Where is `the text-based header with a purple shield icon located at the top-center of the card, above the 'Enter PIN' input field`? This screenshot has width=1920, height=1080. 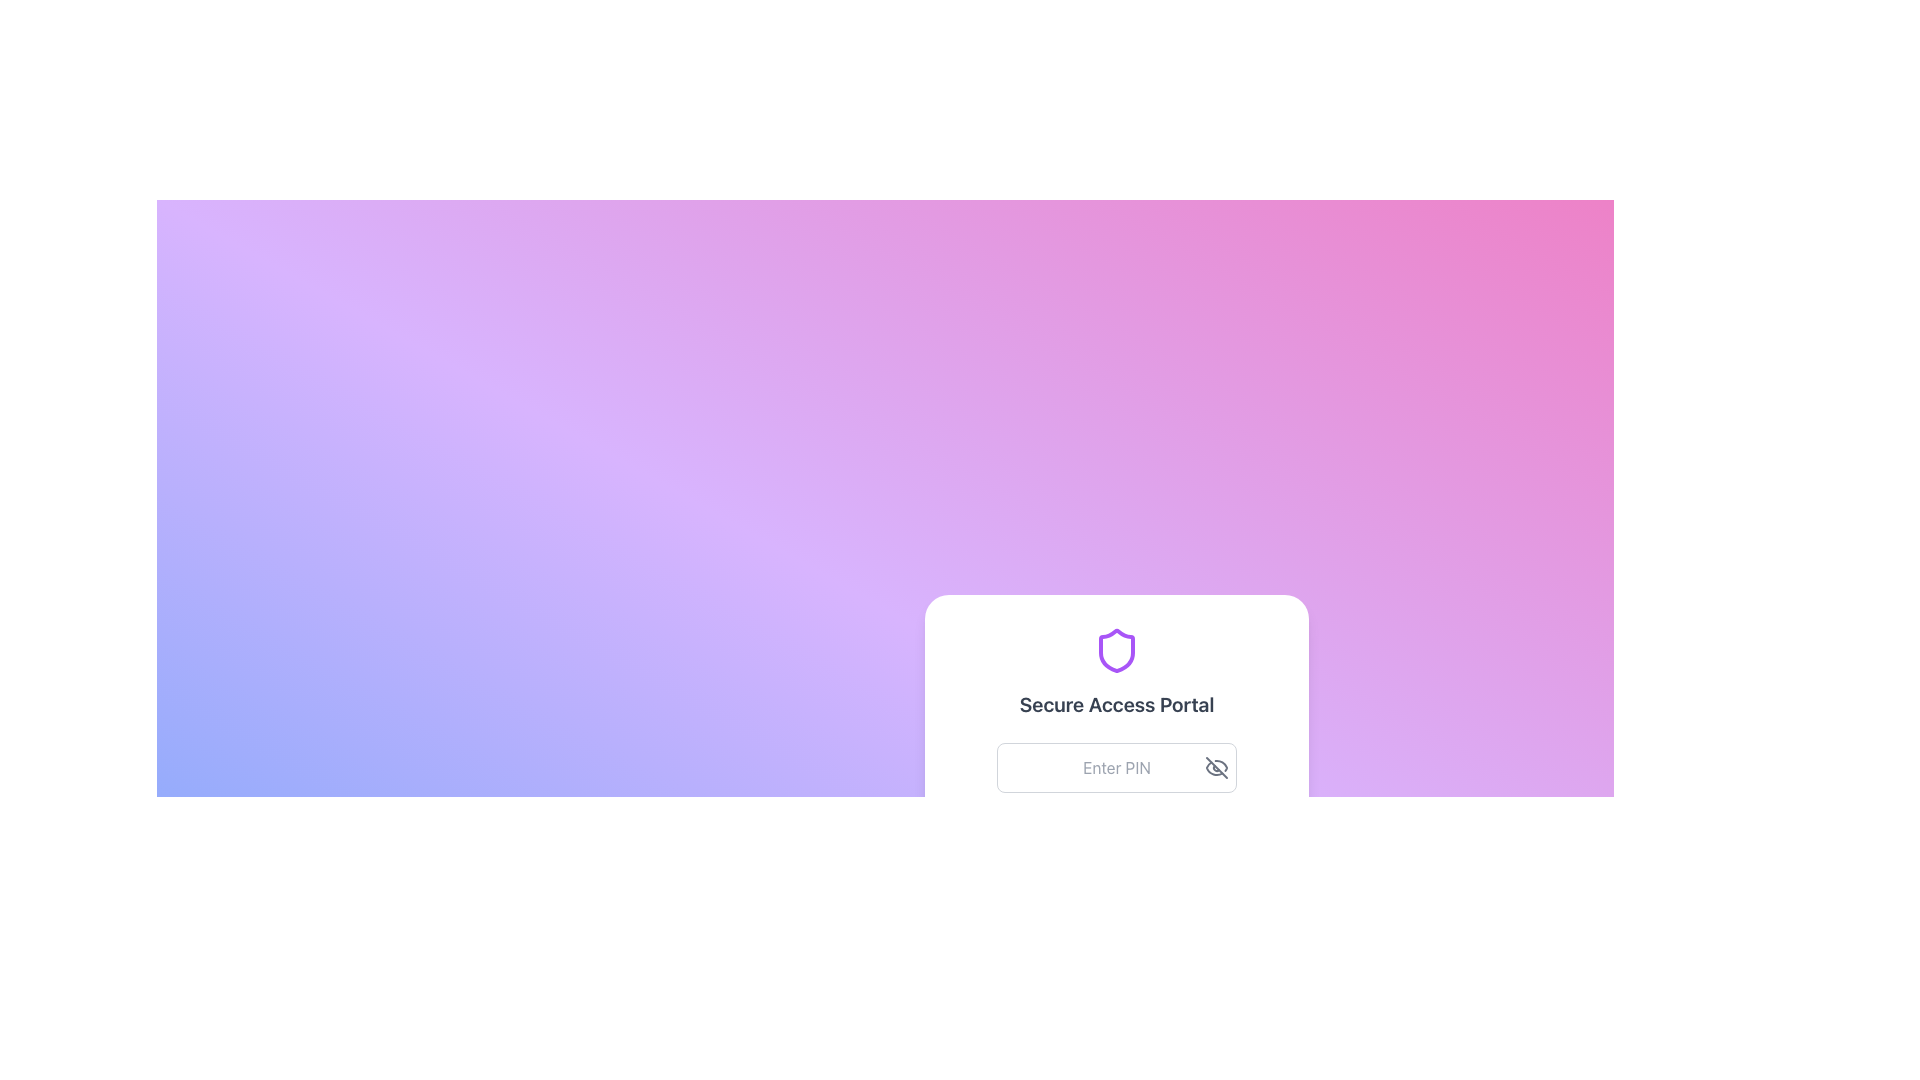
the text-based header with a purple shield icon located at the top-center of the card, above the 'Enter PIN' input field is located at coordinates (1116, 672).